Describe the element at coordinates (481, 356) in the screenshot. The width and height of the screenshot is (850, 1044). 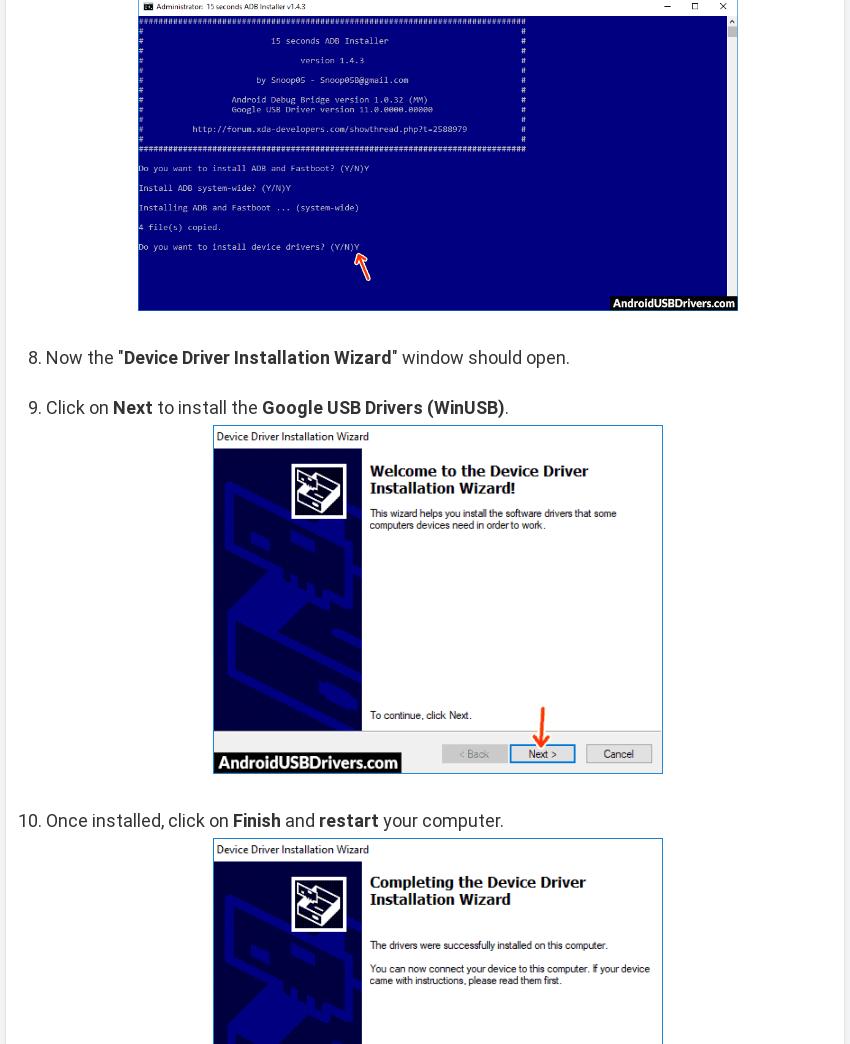
I see `'" window should open.'` at that location.